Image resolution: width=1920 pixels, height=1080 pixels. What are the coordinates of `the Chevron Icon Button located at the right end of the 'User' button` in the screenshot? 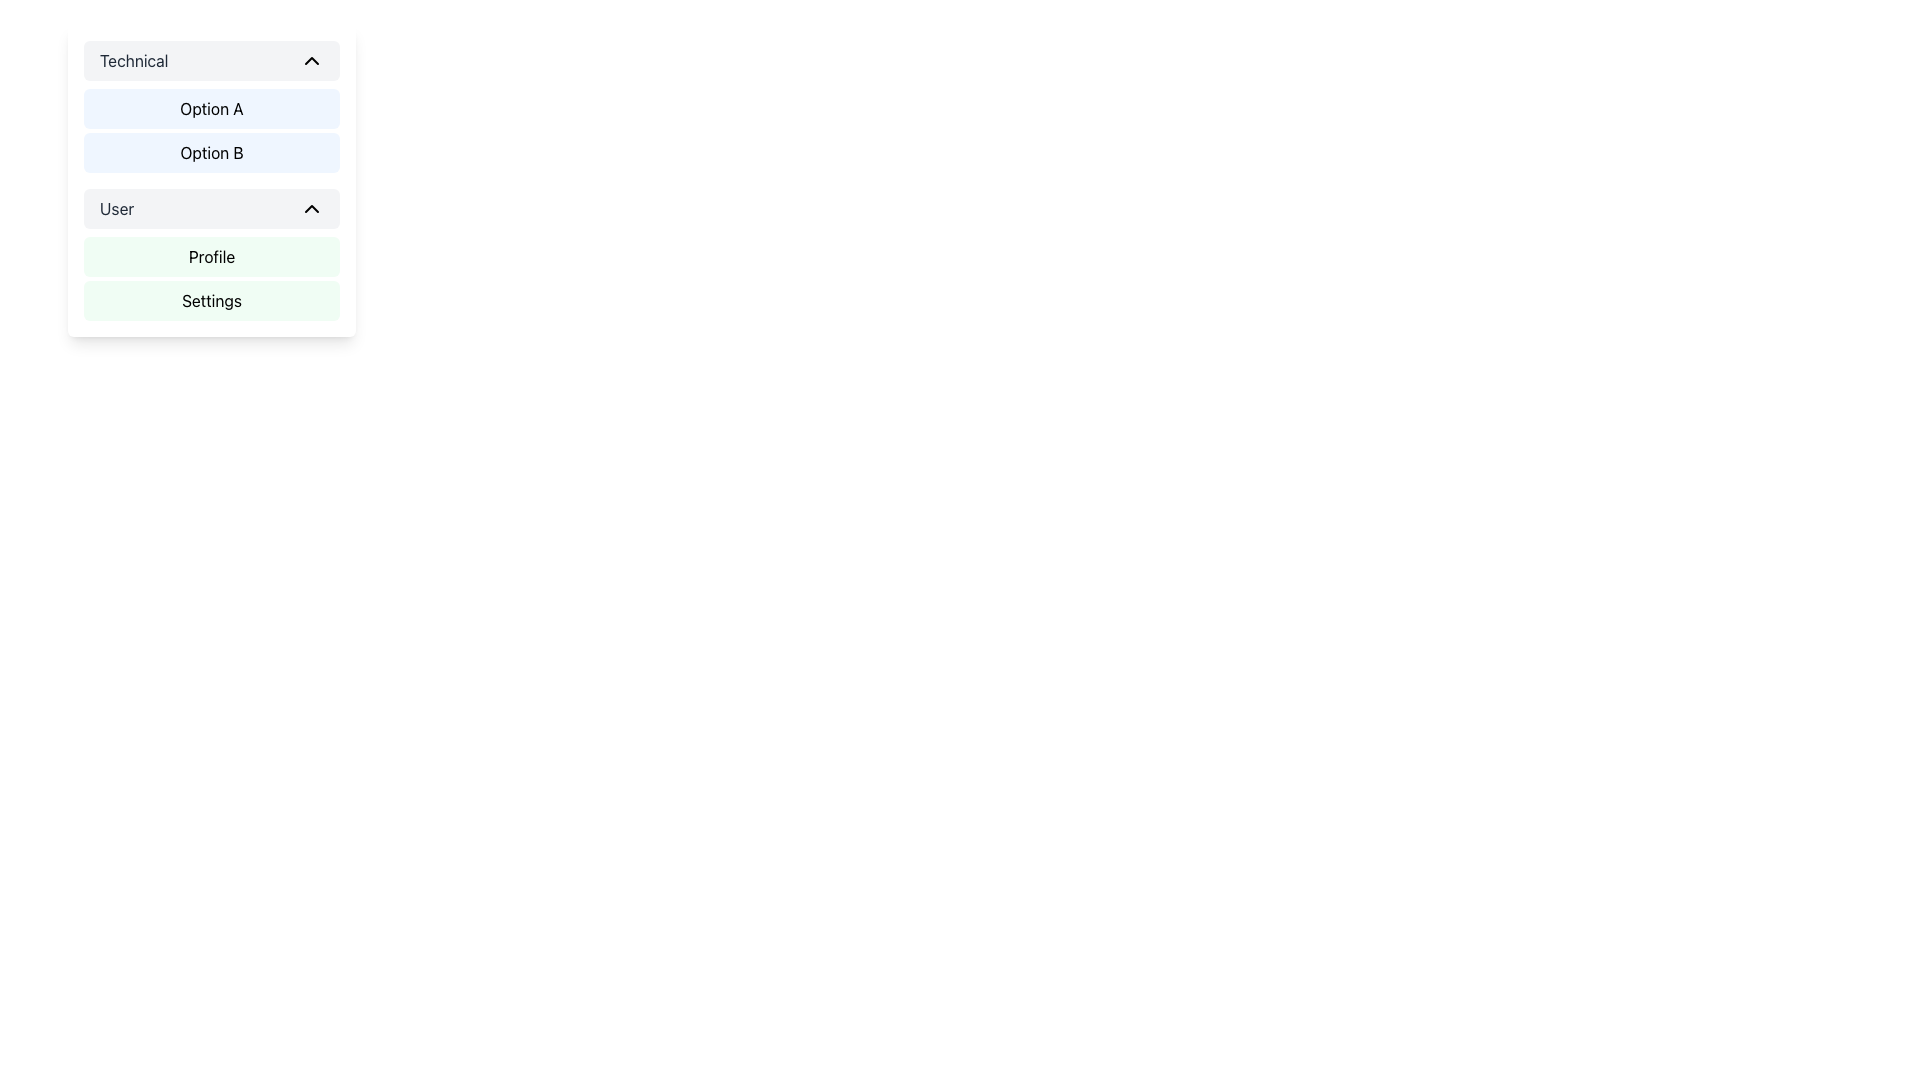 It's located at (311, 208).